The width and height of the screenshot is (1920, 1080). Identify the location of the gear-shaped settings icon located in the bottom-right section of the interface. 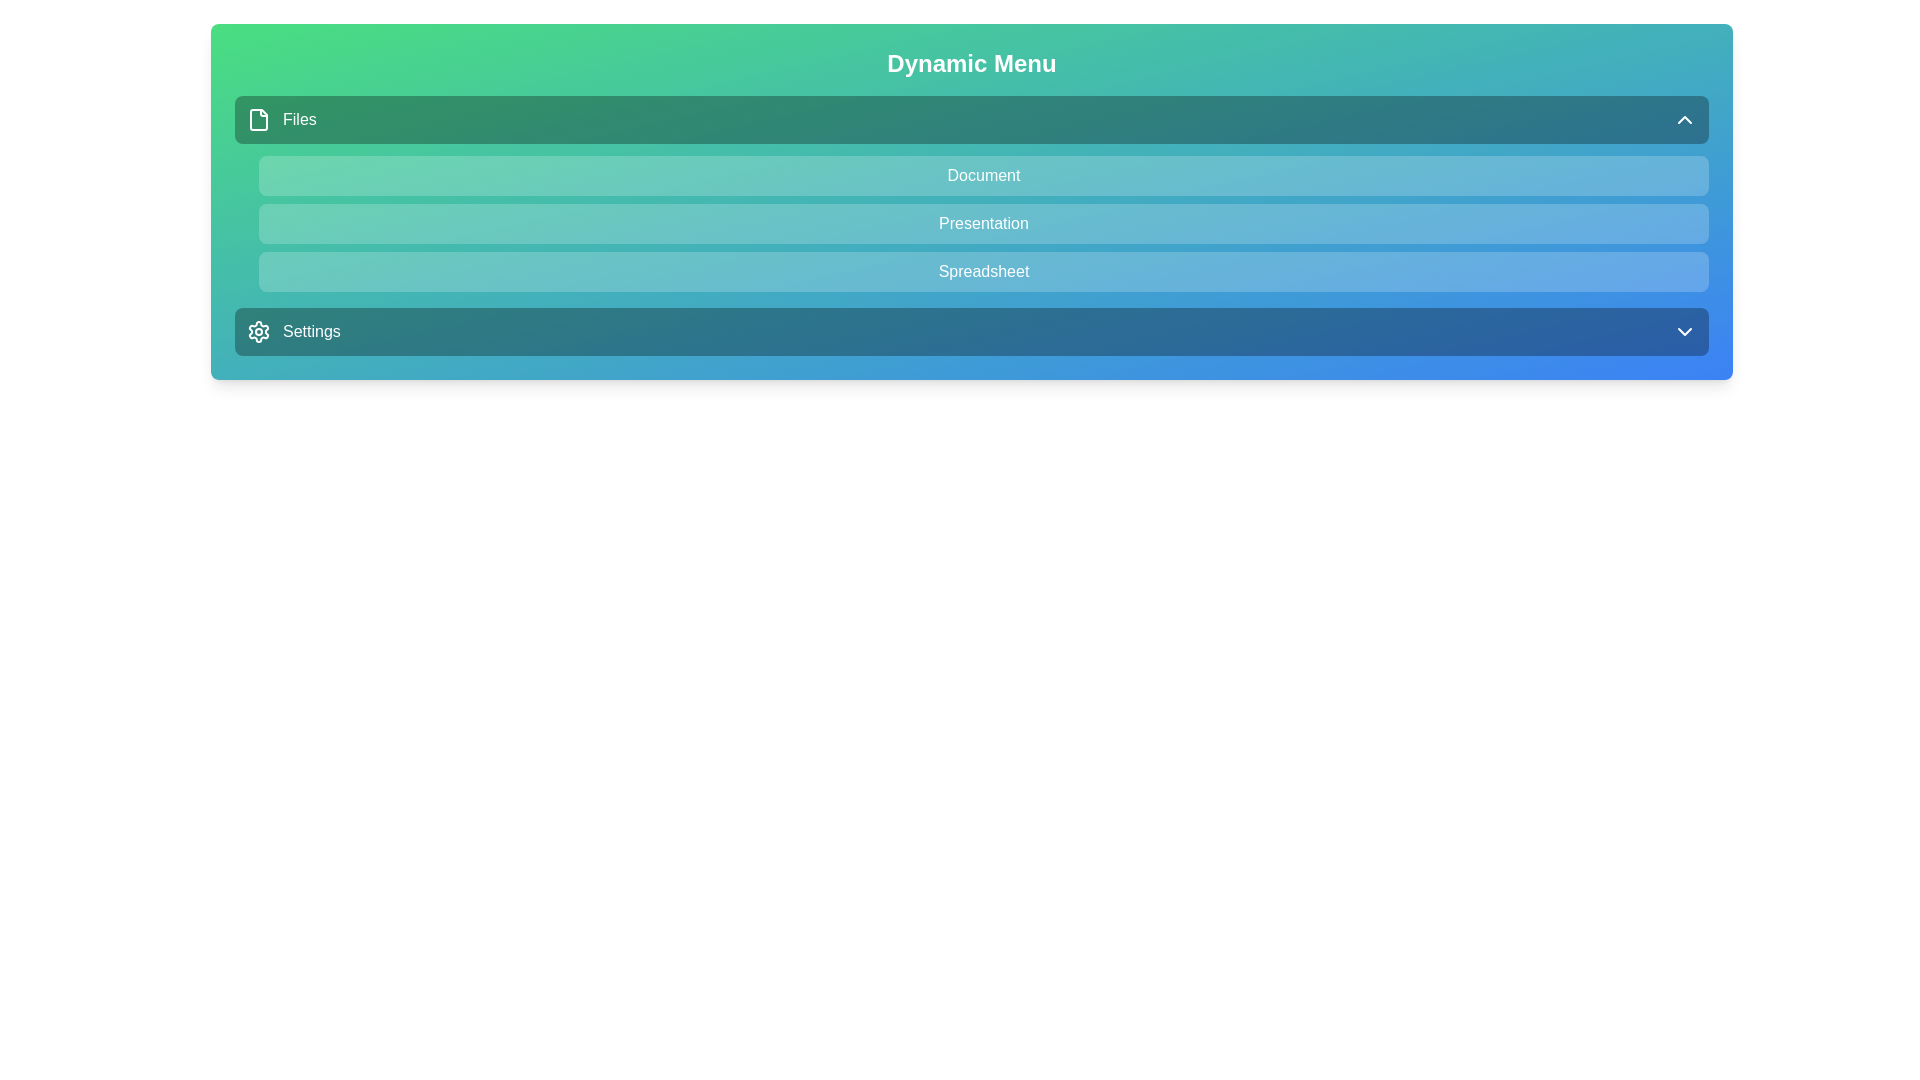
(258, 330).